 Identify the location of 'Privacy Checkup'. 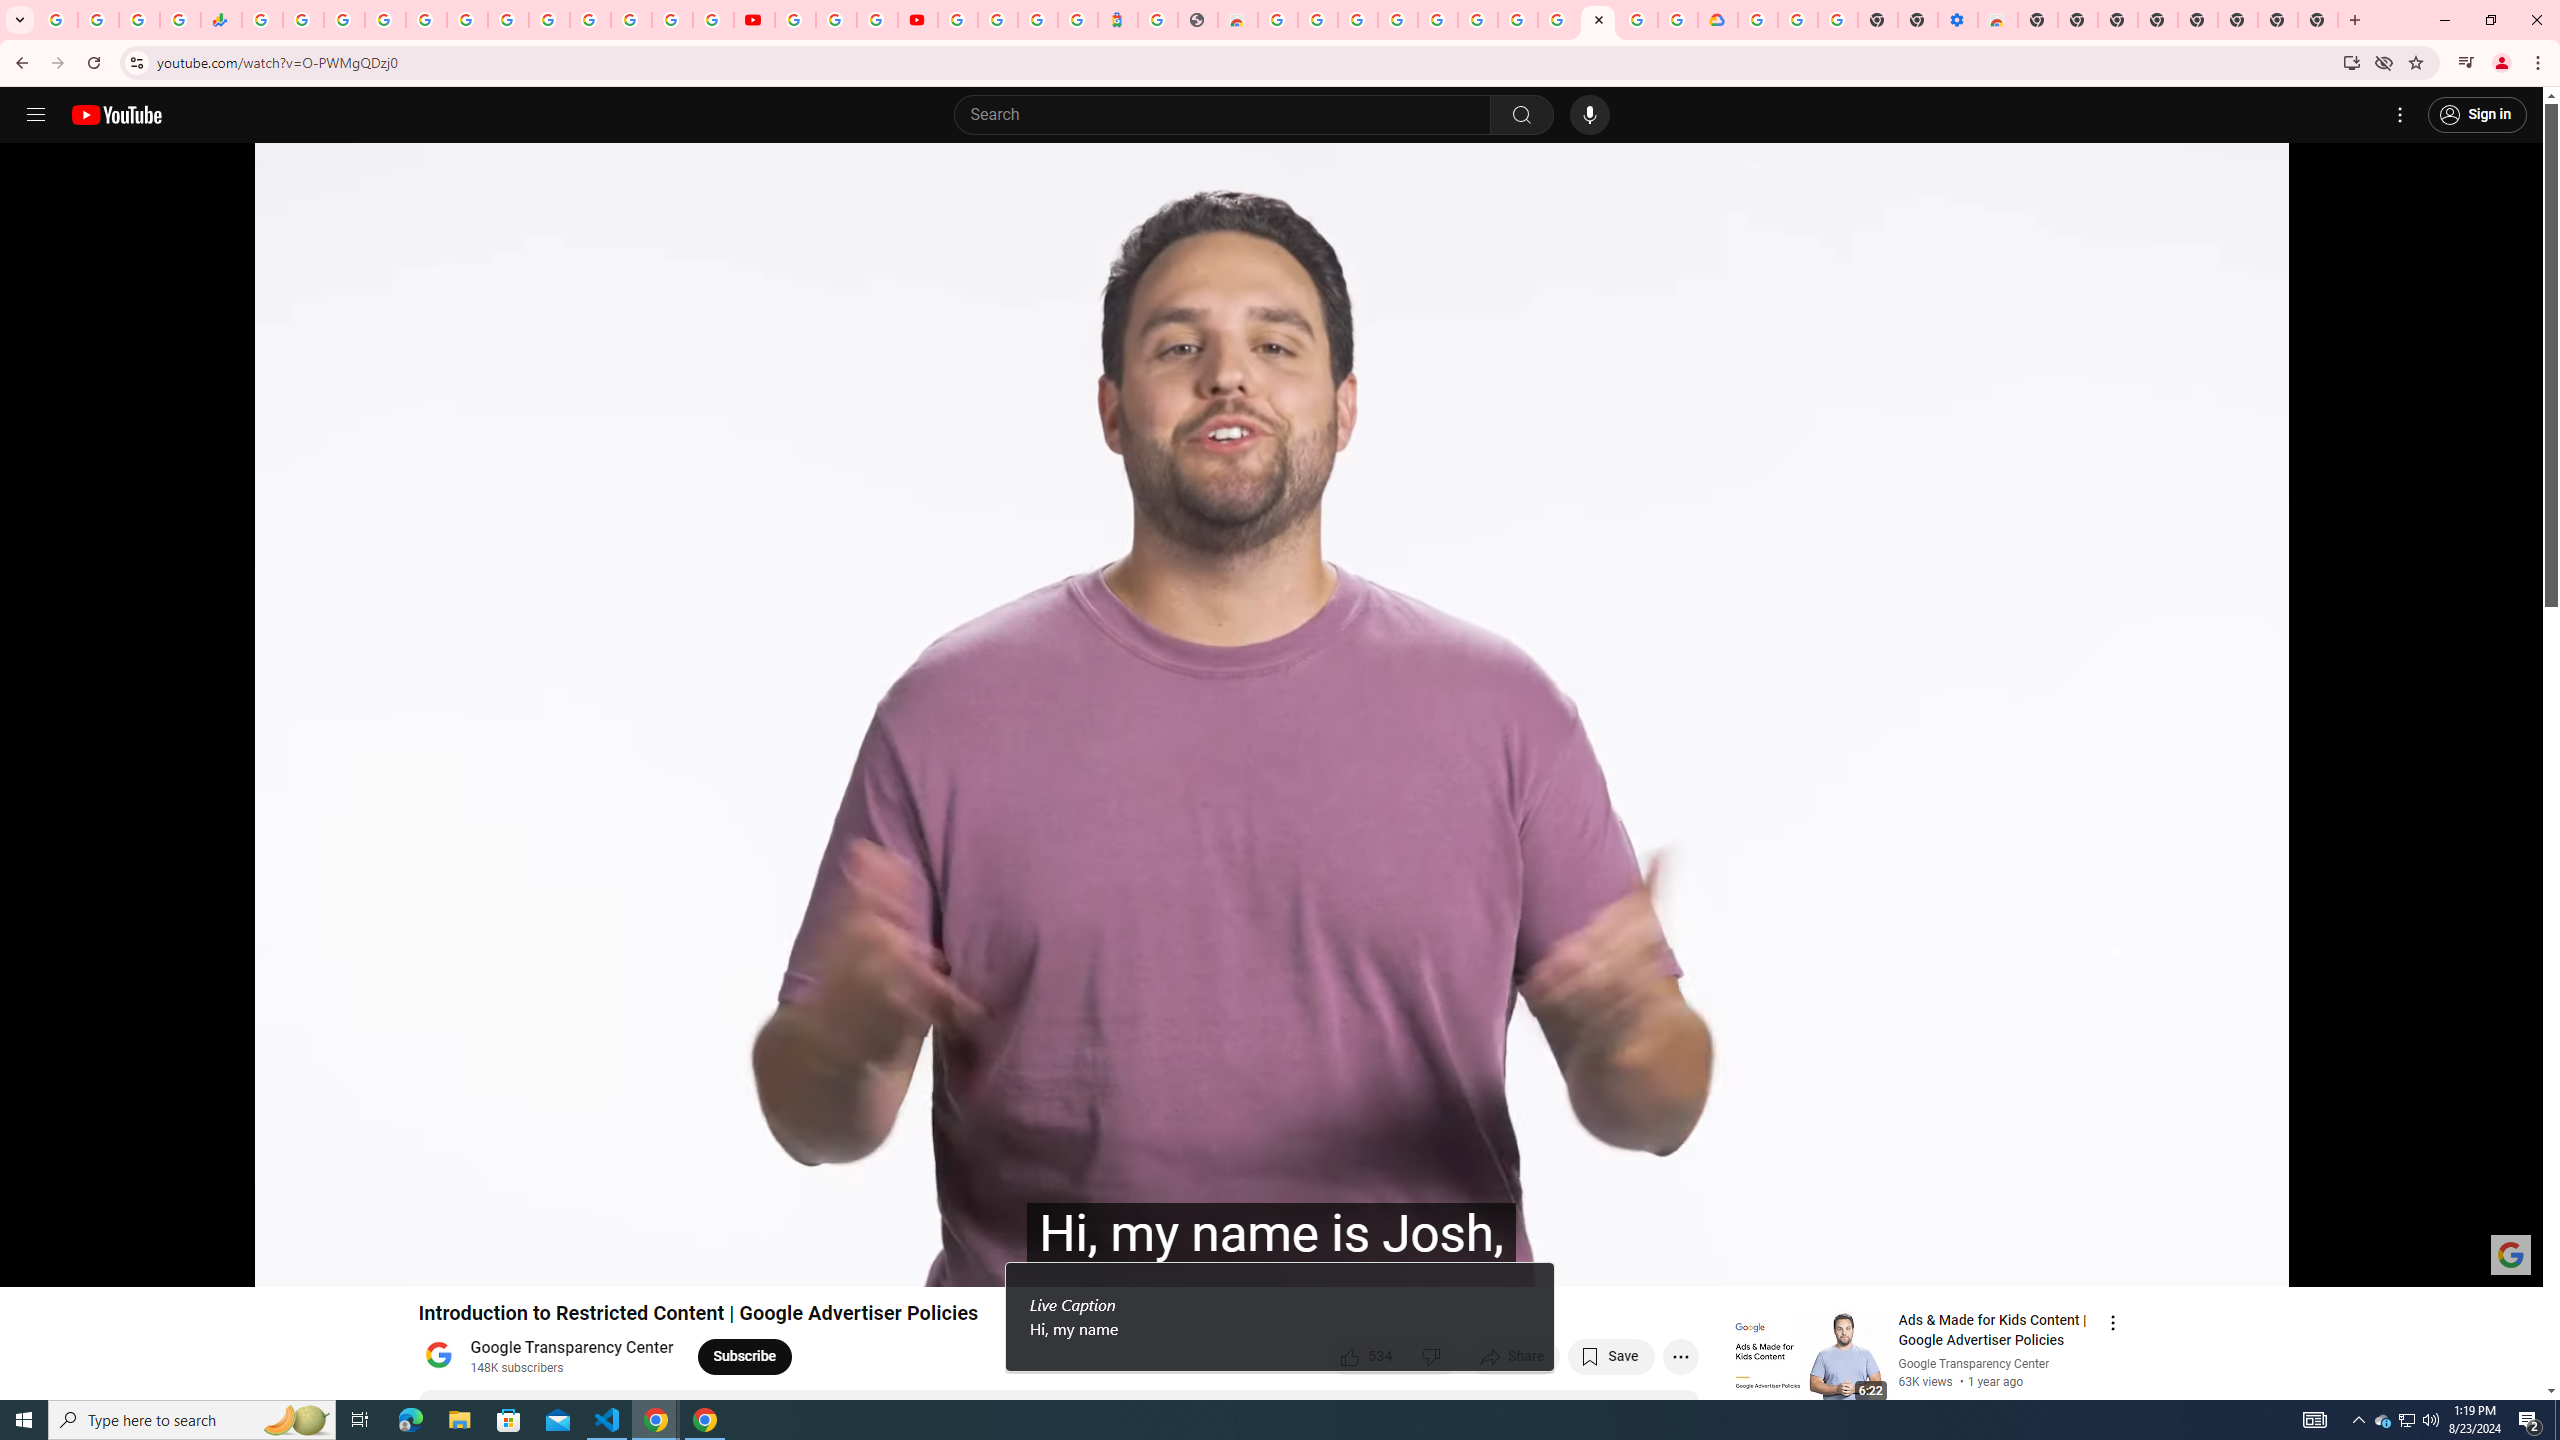
(712, 19).